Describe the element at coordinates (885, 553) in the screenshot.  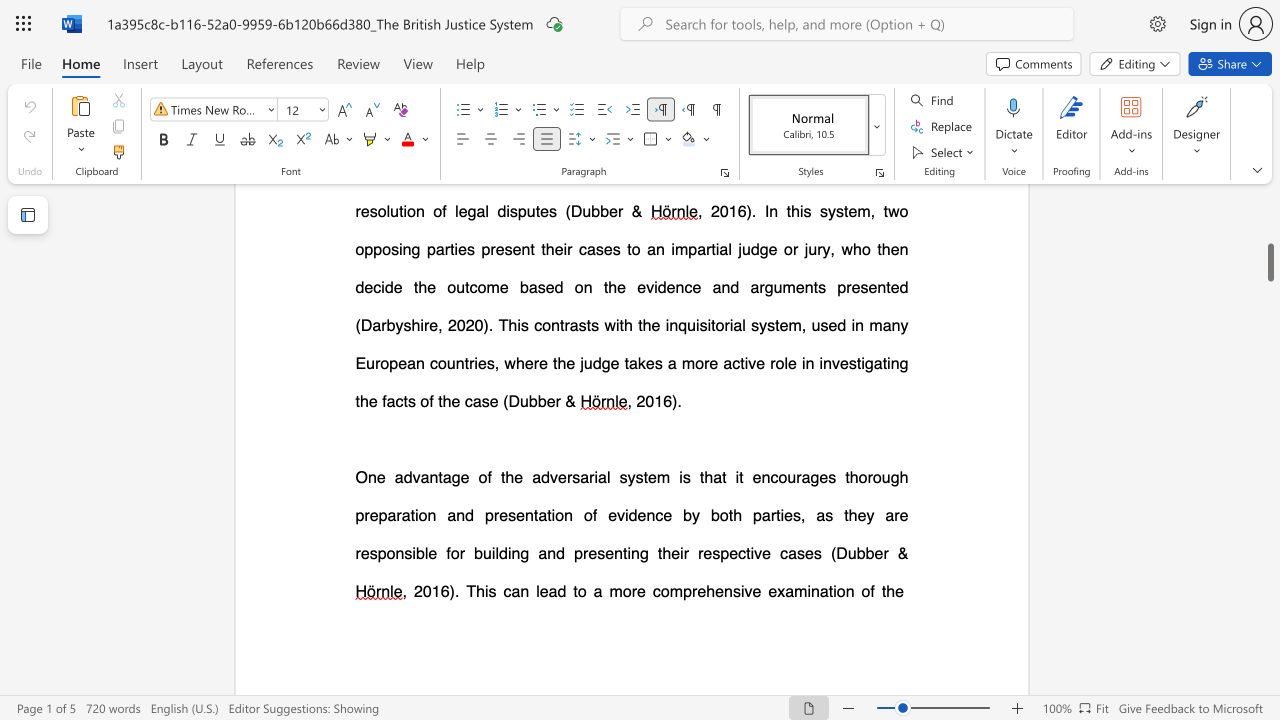
I see `the 1th character "r" in the text` at that location.